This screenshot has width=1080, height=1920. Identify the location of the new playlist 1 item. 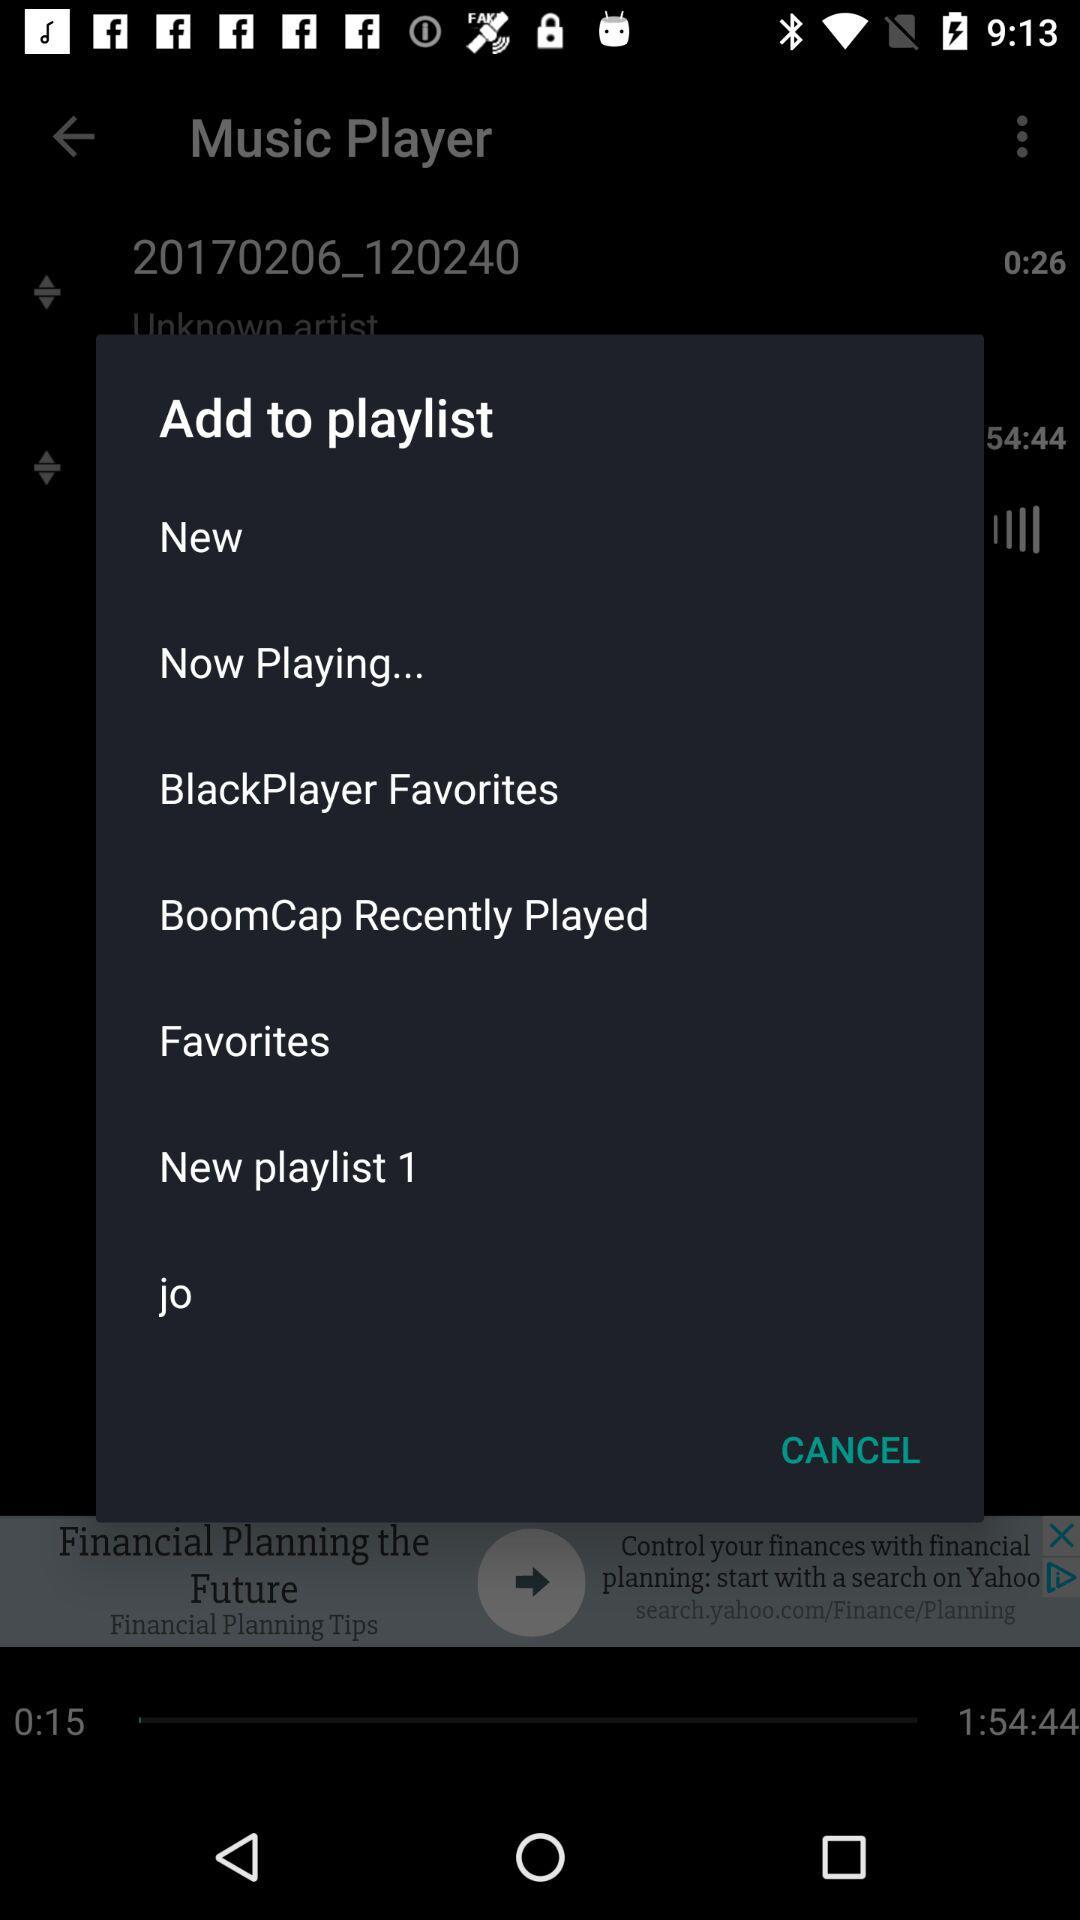
(540, 1165).